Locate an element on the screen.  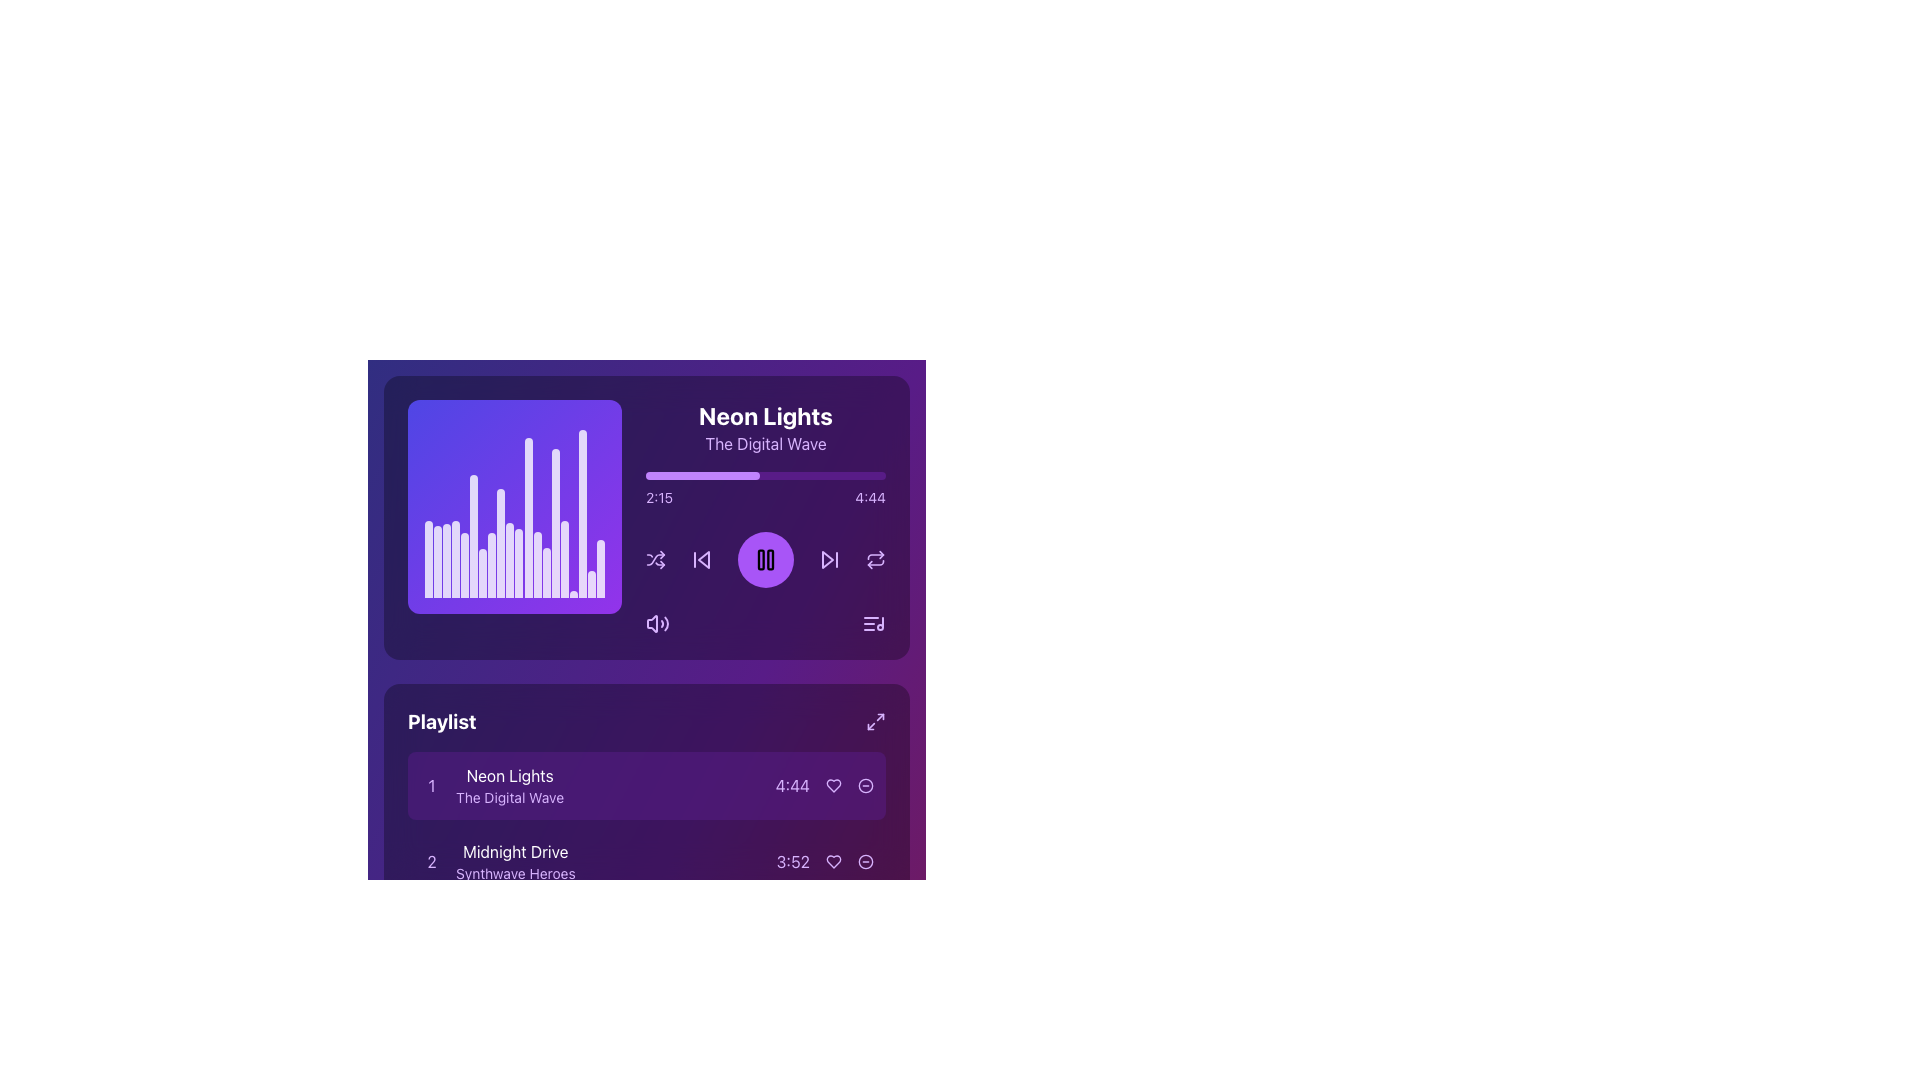
the progress is located at coordinates (662, 475).